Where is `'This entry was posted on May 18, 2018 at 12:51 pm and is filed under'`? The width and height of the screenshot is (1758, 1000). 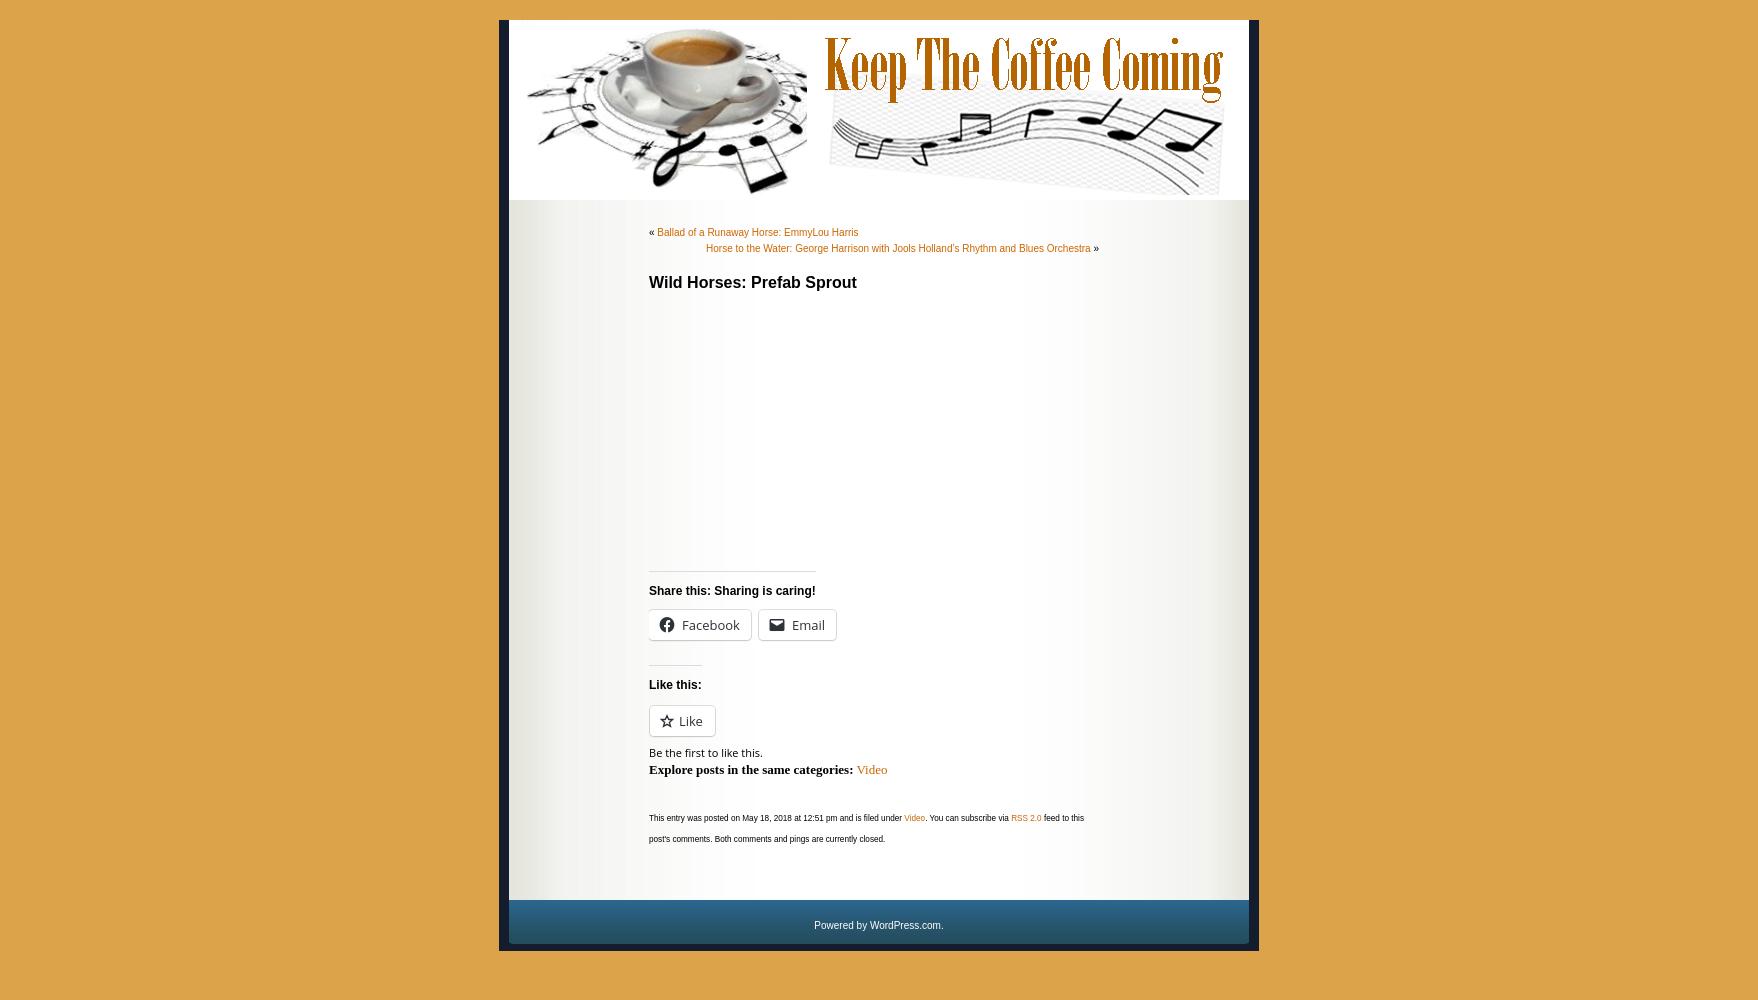
'This entry was posted on May 18, 2018 at 12:51 pm and is filed under' is located at coordinates (649, 817).